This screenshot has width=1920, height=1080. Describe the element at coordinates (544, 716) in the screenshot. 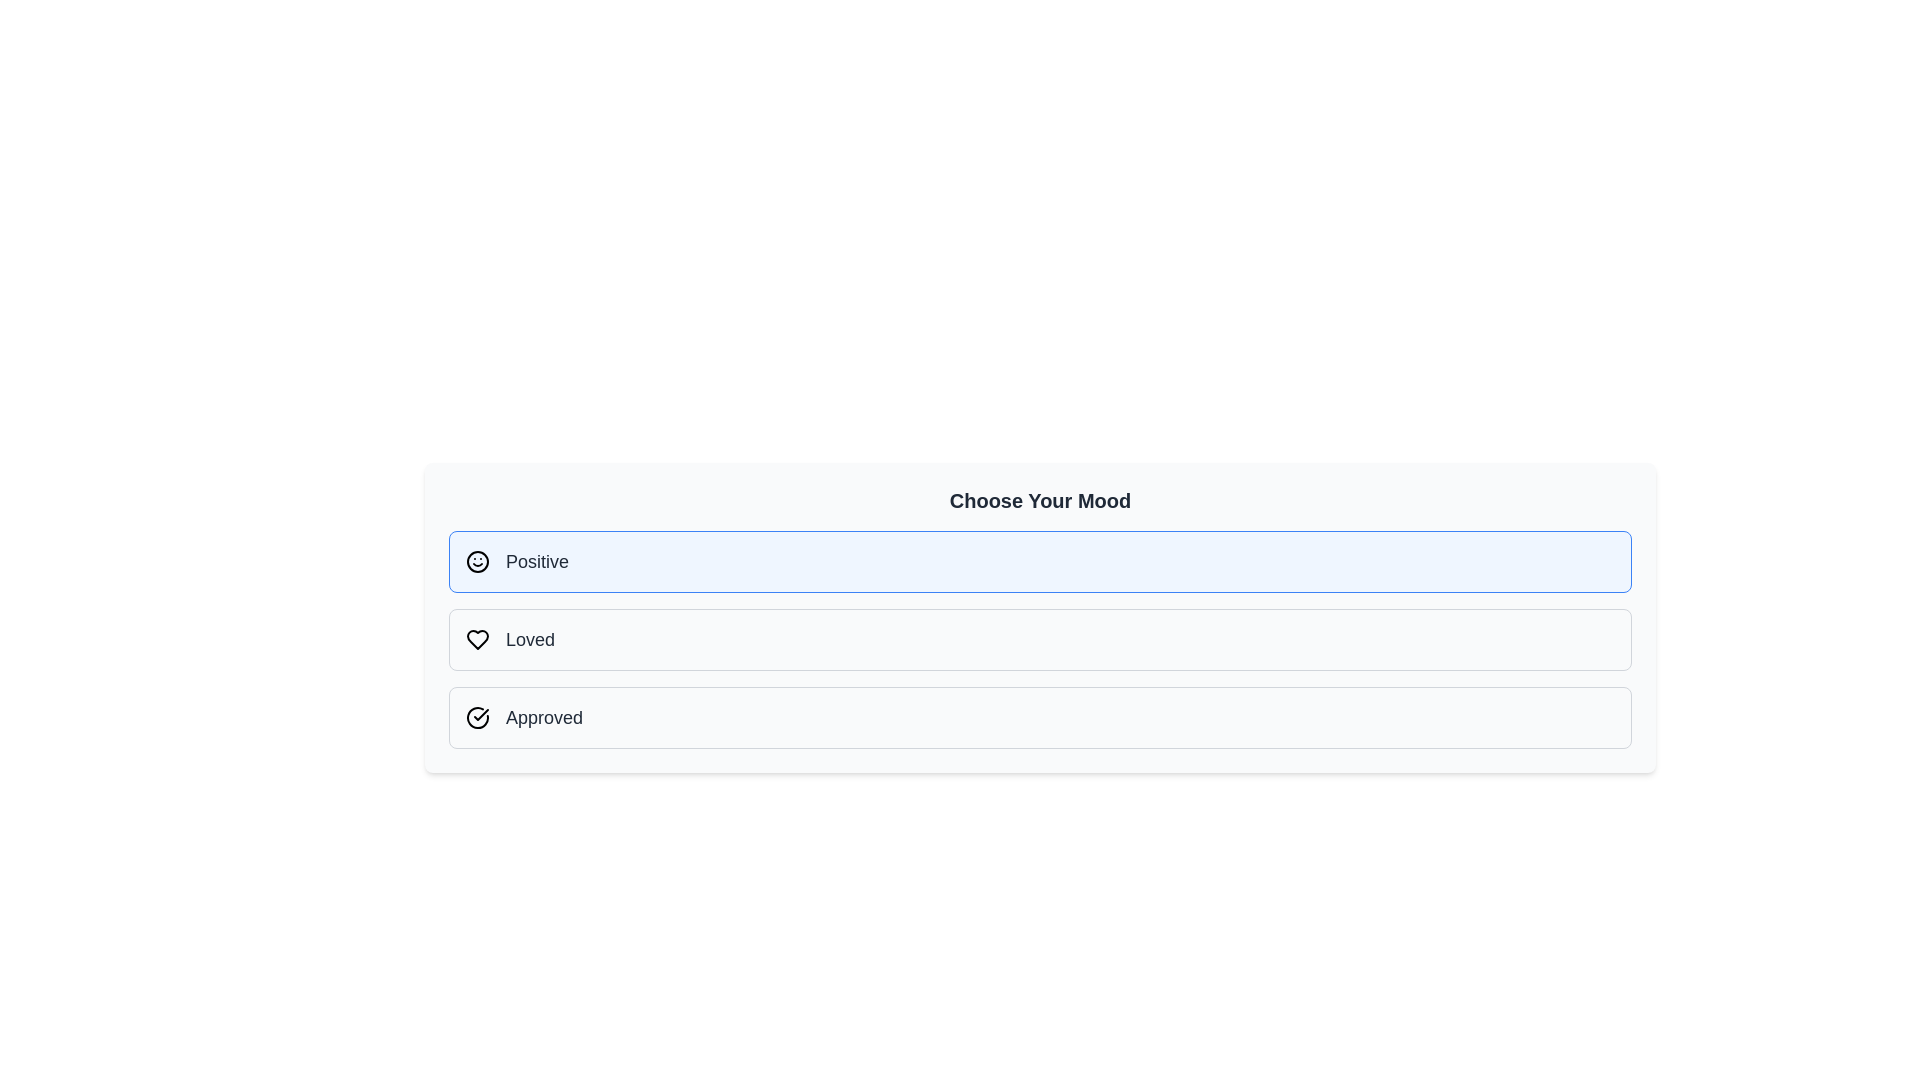

I see `the text label that displays 'Approved', located in the third row of the 'Choose Your Mood' options, next to a checkmark icon` at that location.